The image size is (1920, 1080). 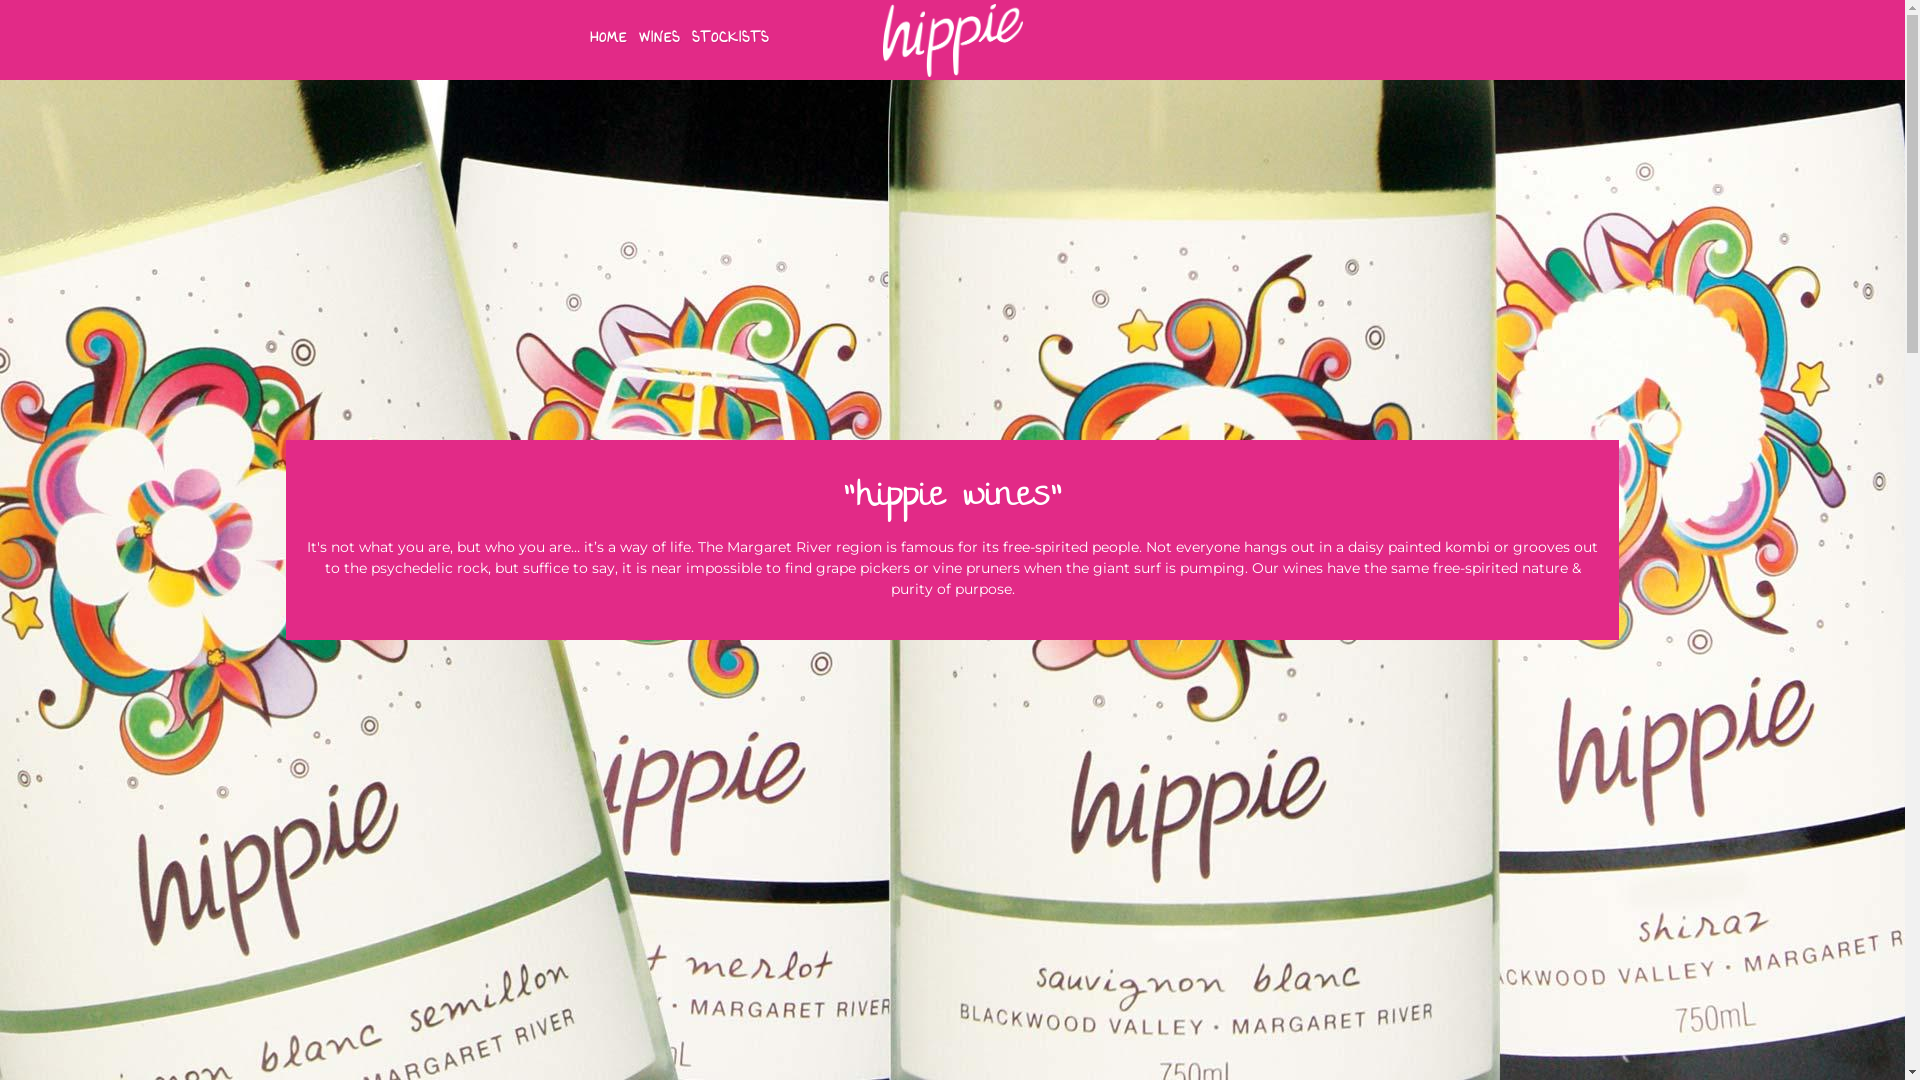 What do you see at coordinates (659, 38) in the screenshot?
I see `'WINES'` at bounding box center [659, 38].